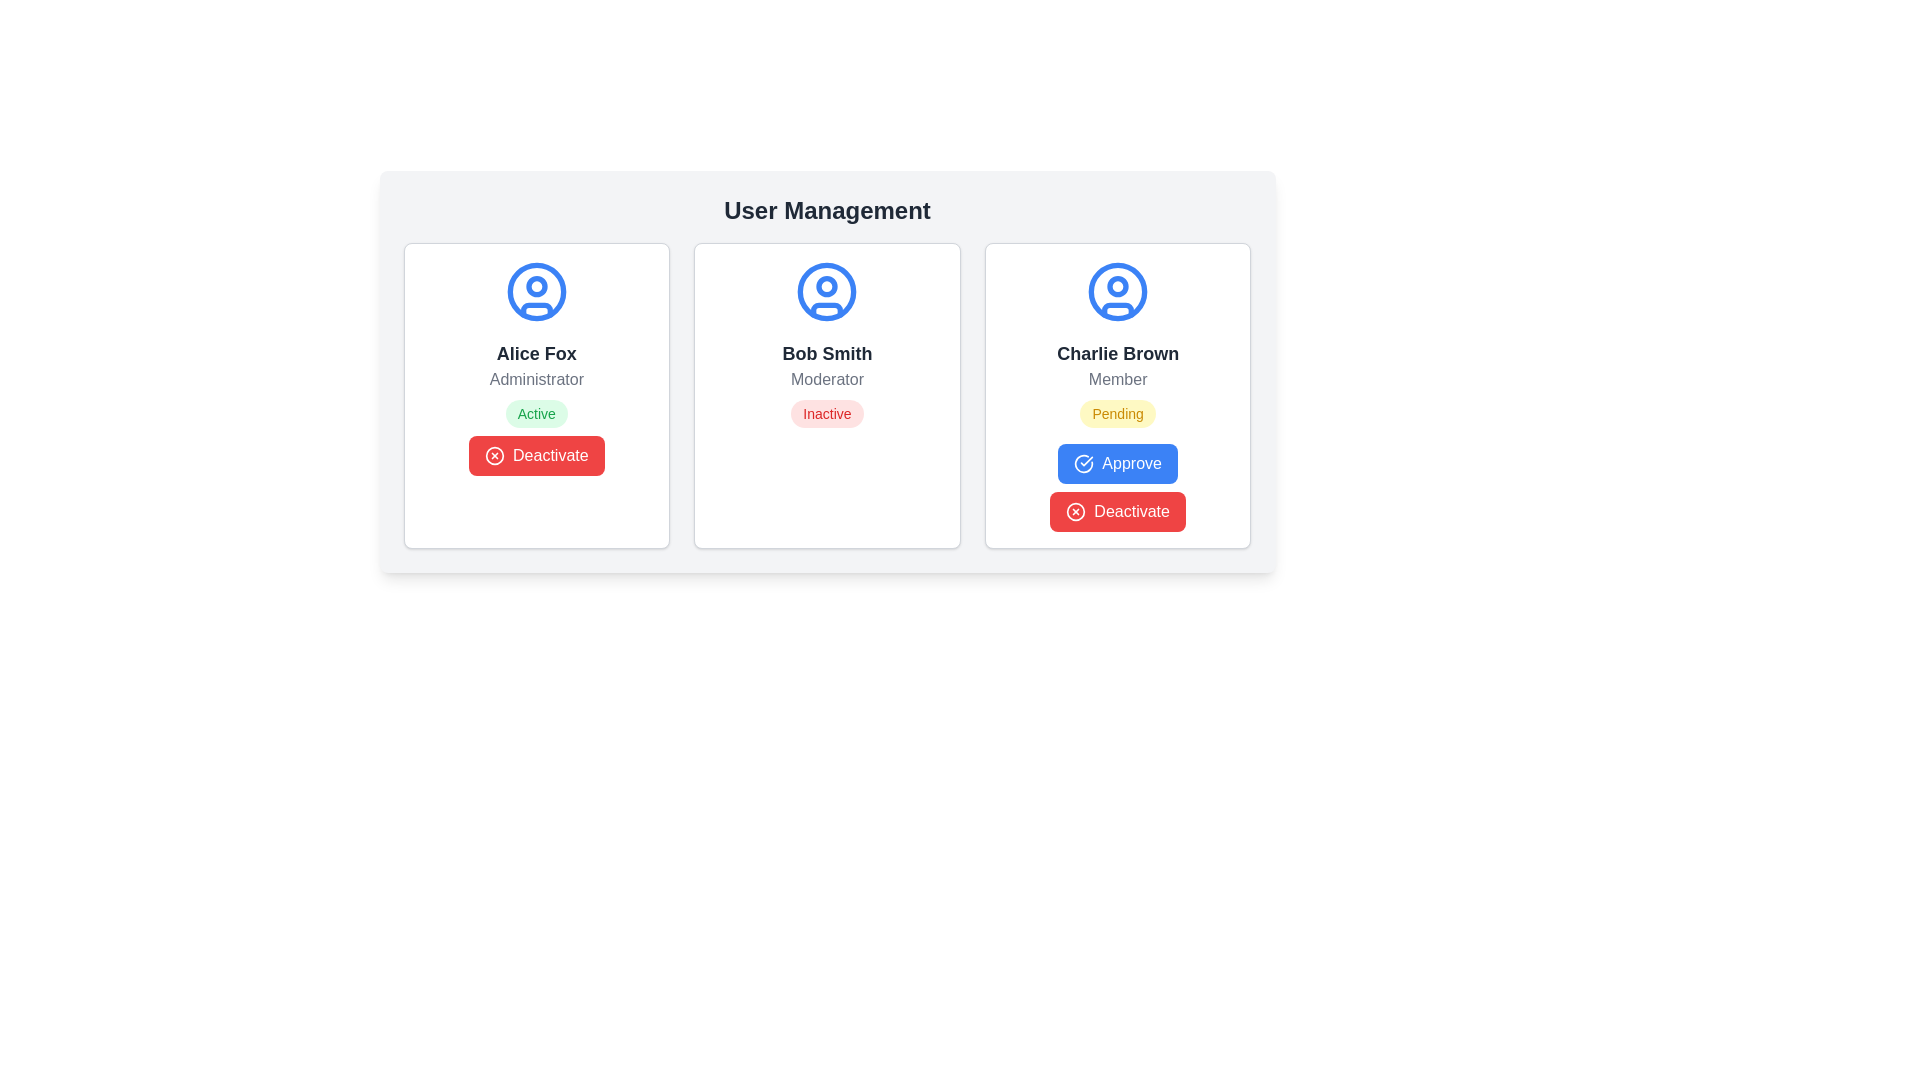  I want to click on the outer circular boundary of the 'User' profile icon in the second card from the left within the 'User Management' interface, so click(827, 292).